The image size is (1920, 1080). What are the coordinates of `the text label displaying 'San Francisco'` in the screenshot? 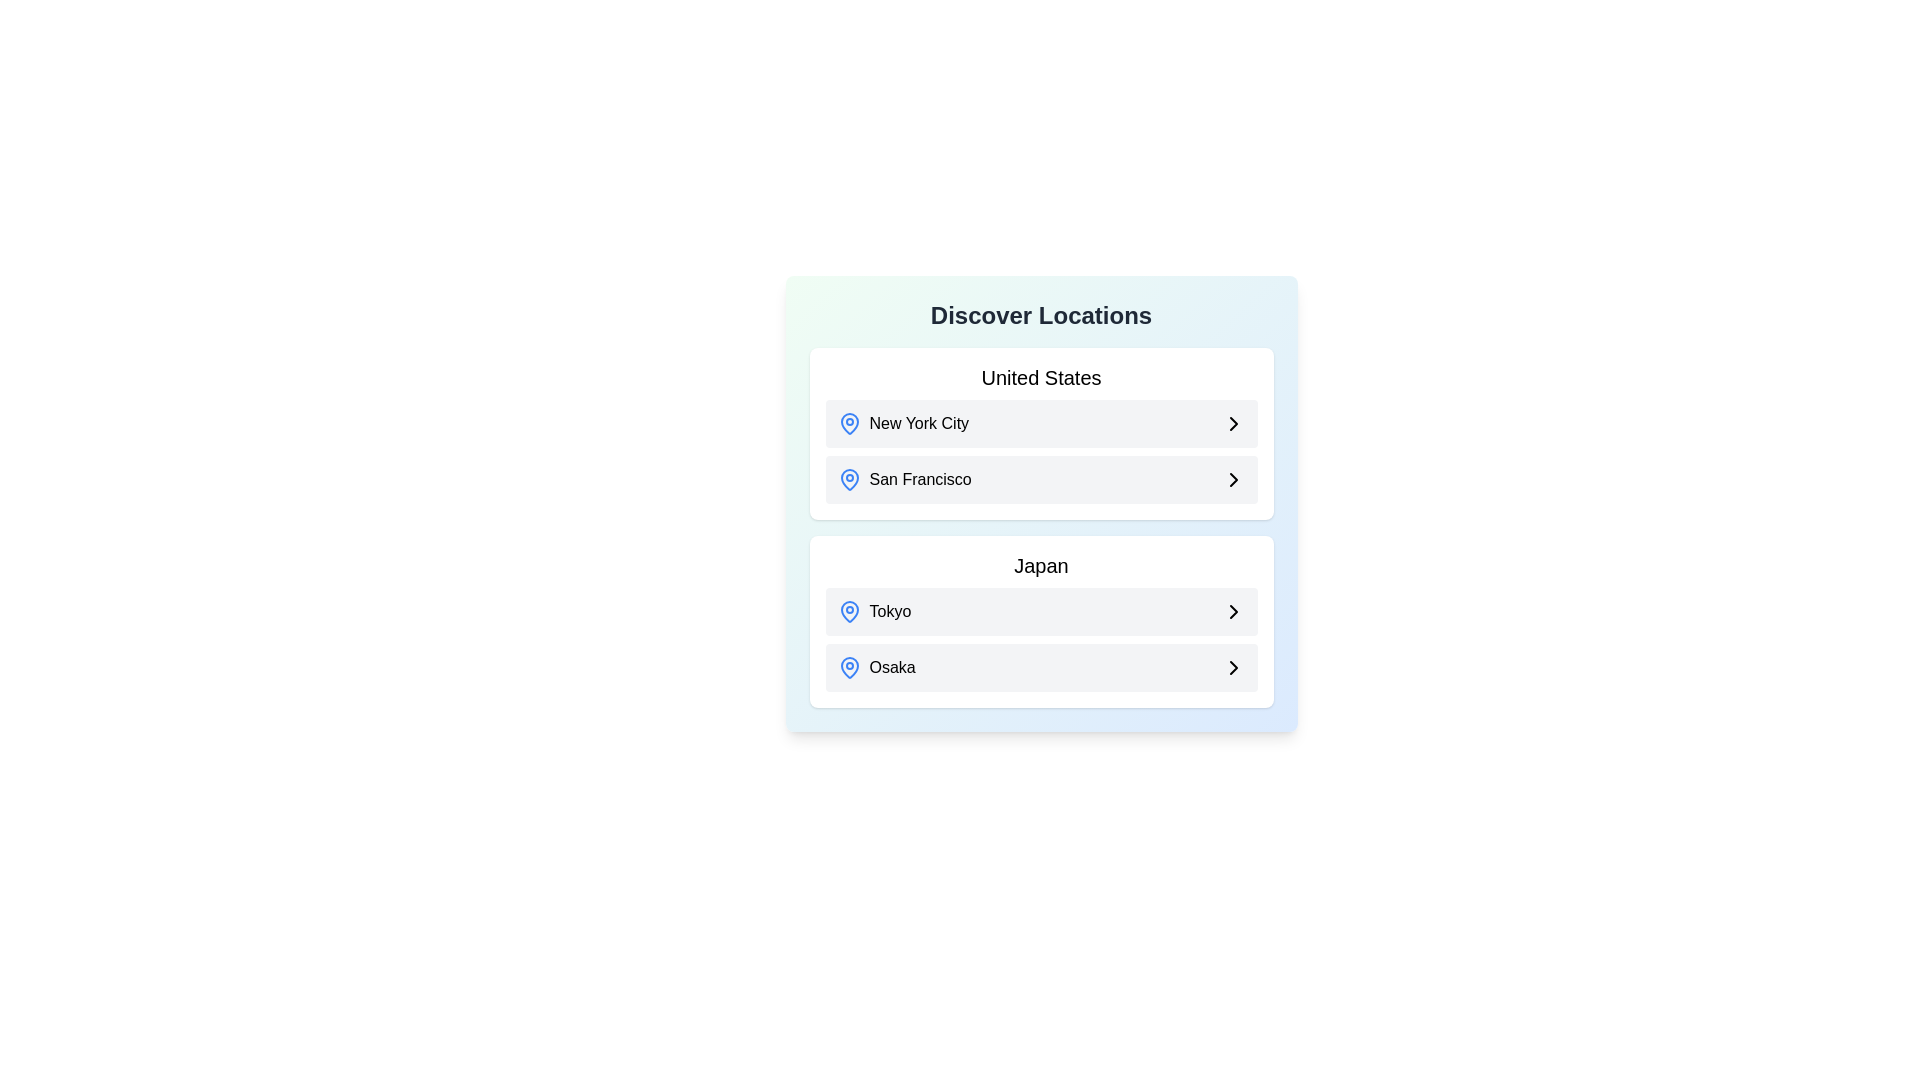 It's located at (919, 479).